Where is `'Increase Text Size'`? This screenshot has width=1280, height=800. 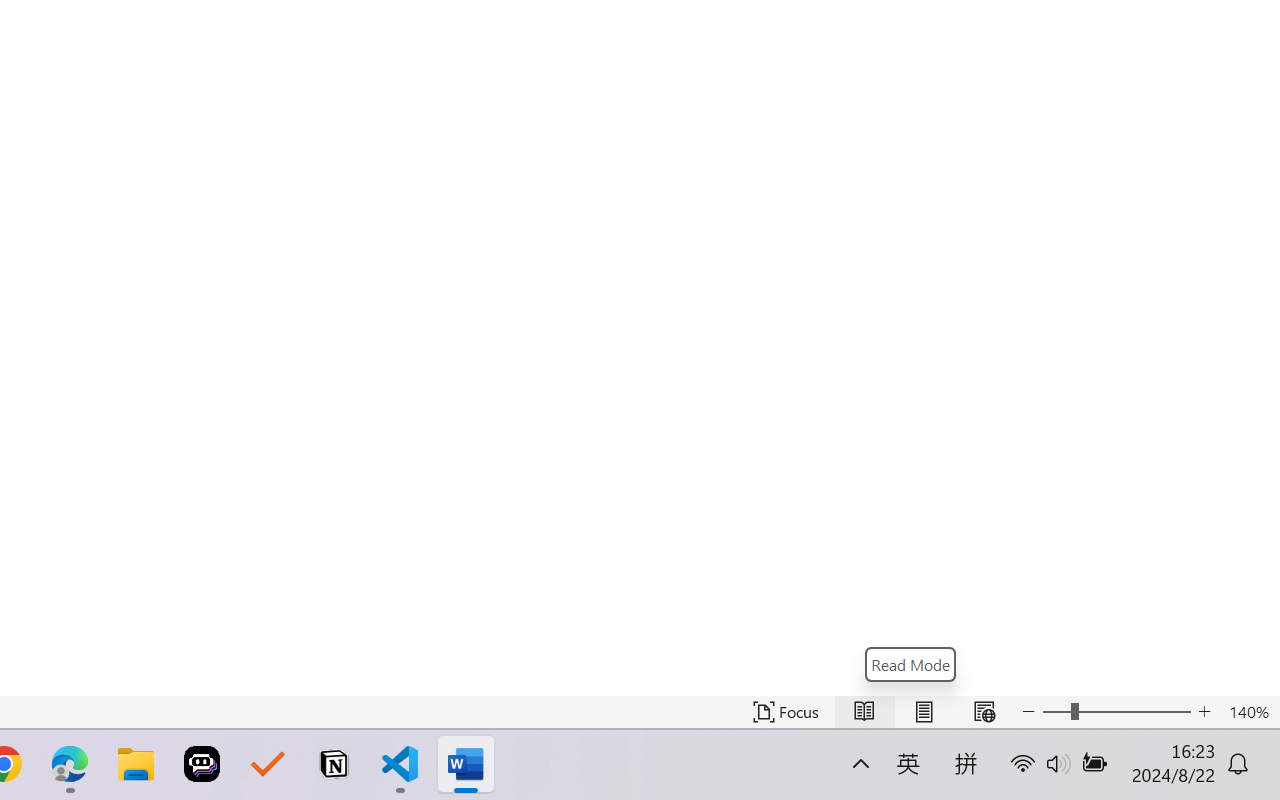
'Increase Text Size' is located at coordinates (1204, 711).